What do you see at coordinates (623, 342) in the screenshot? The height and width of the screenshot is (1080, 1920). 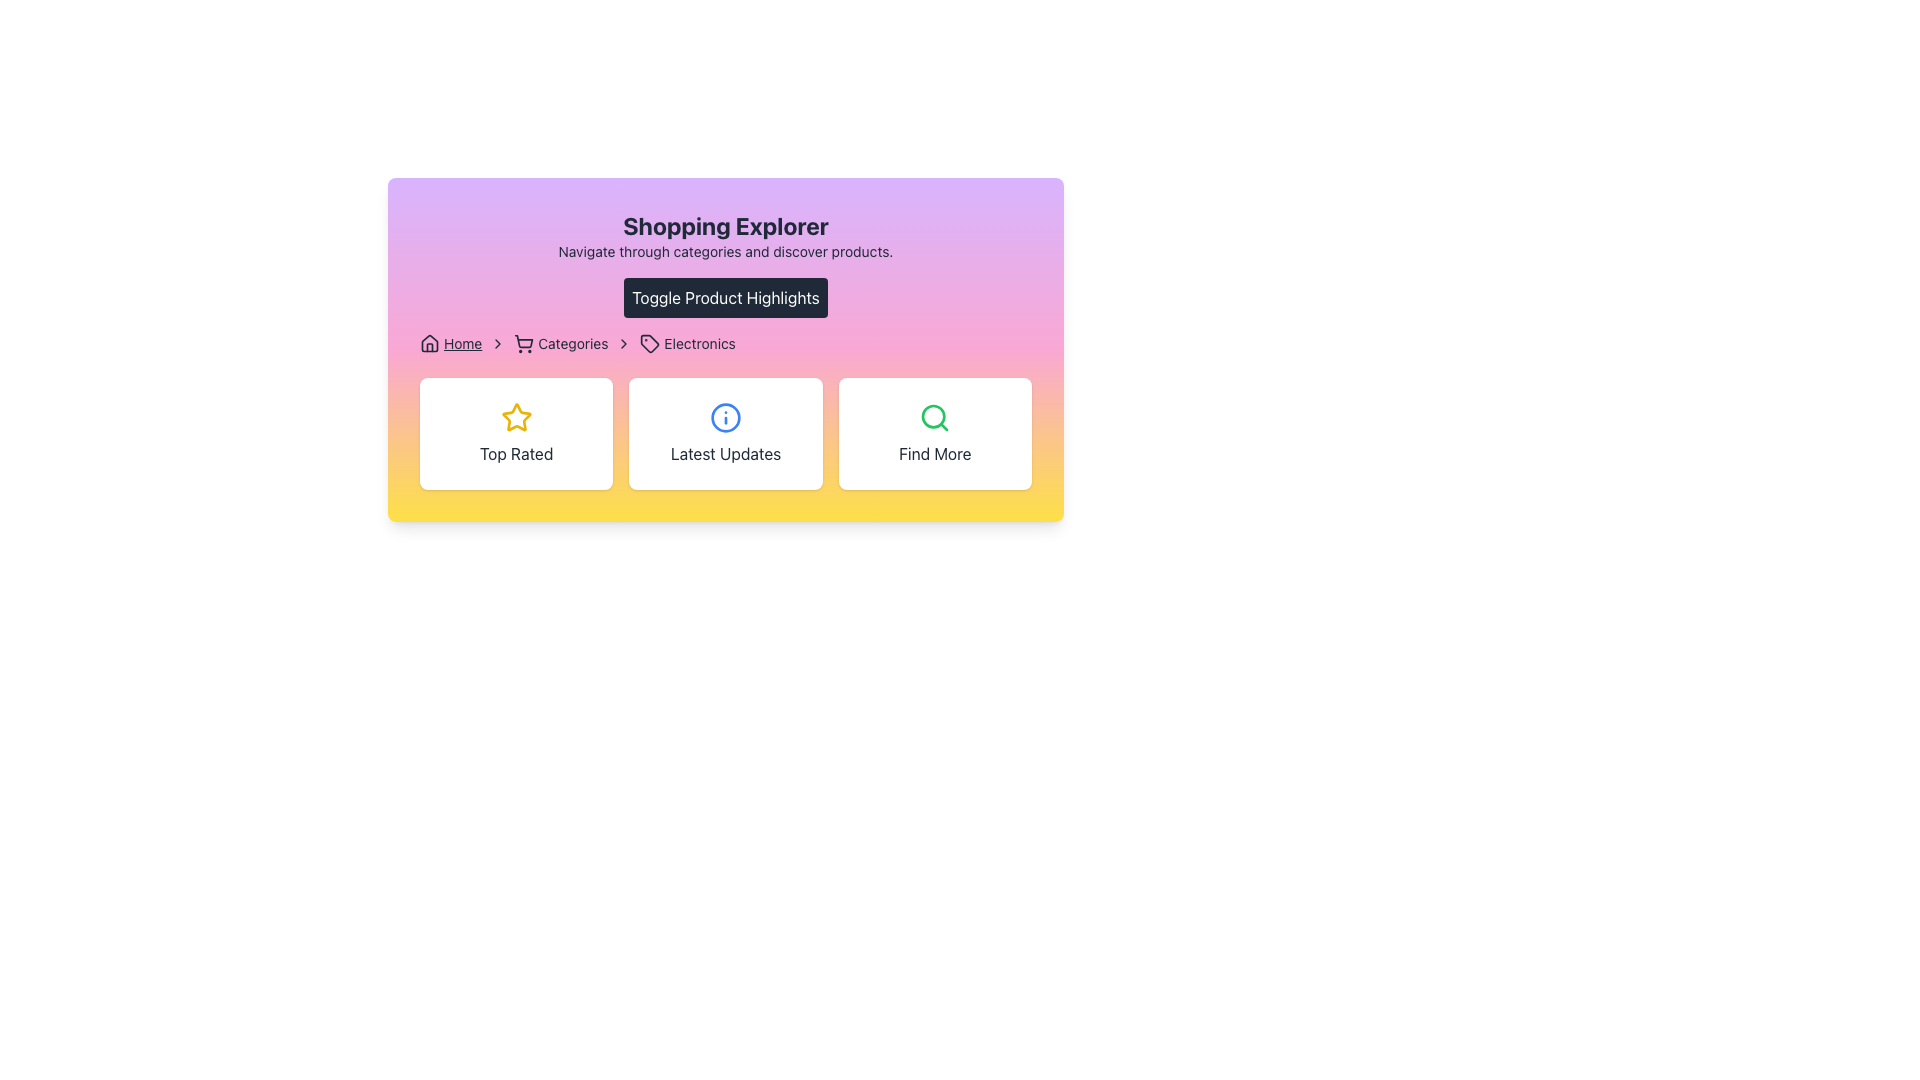 I see `the third chevron icon in the breadcrumb navigation, which signifies progression between 'Categories' and 'Electronics'` at bounding box center [623, 342].